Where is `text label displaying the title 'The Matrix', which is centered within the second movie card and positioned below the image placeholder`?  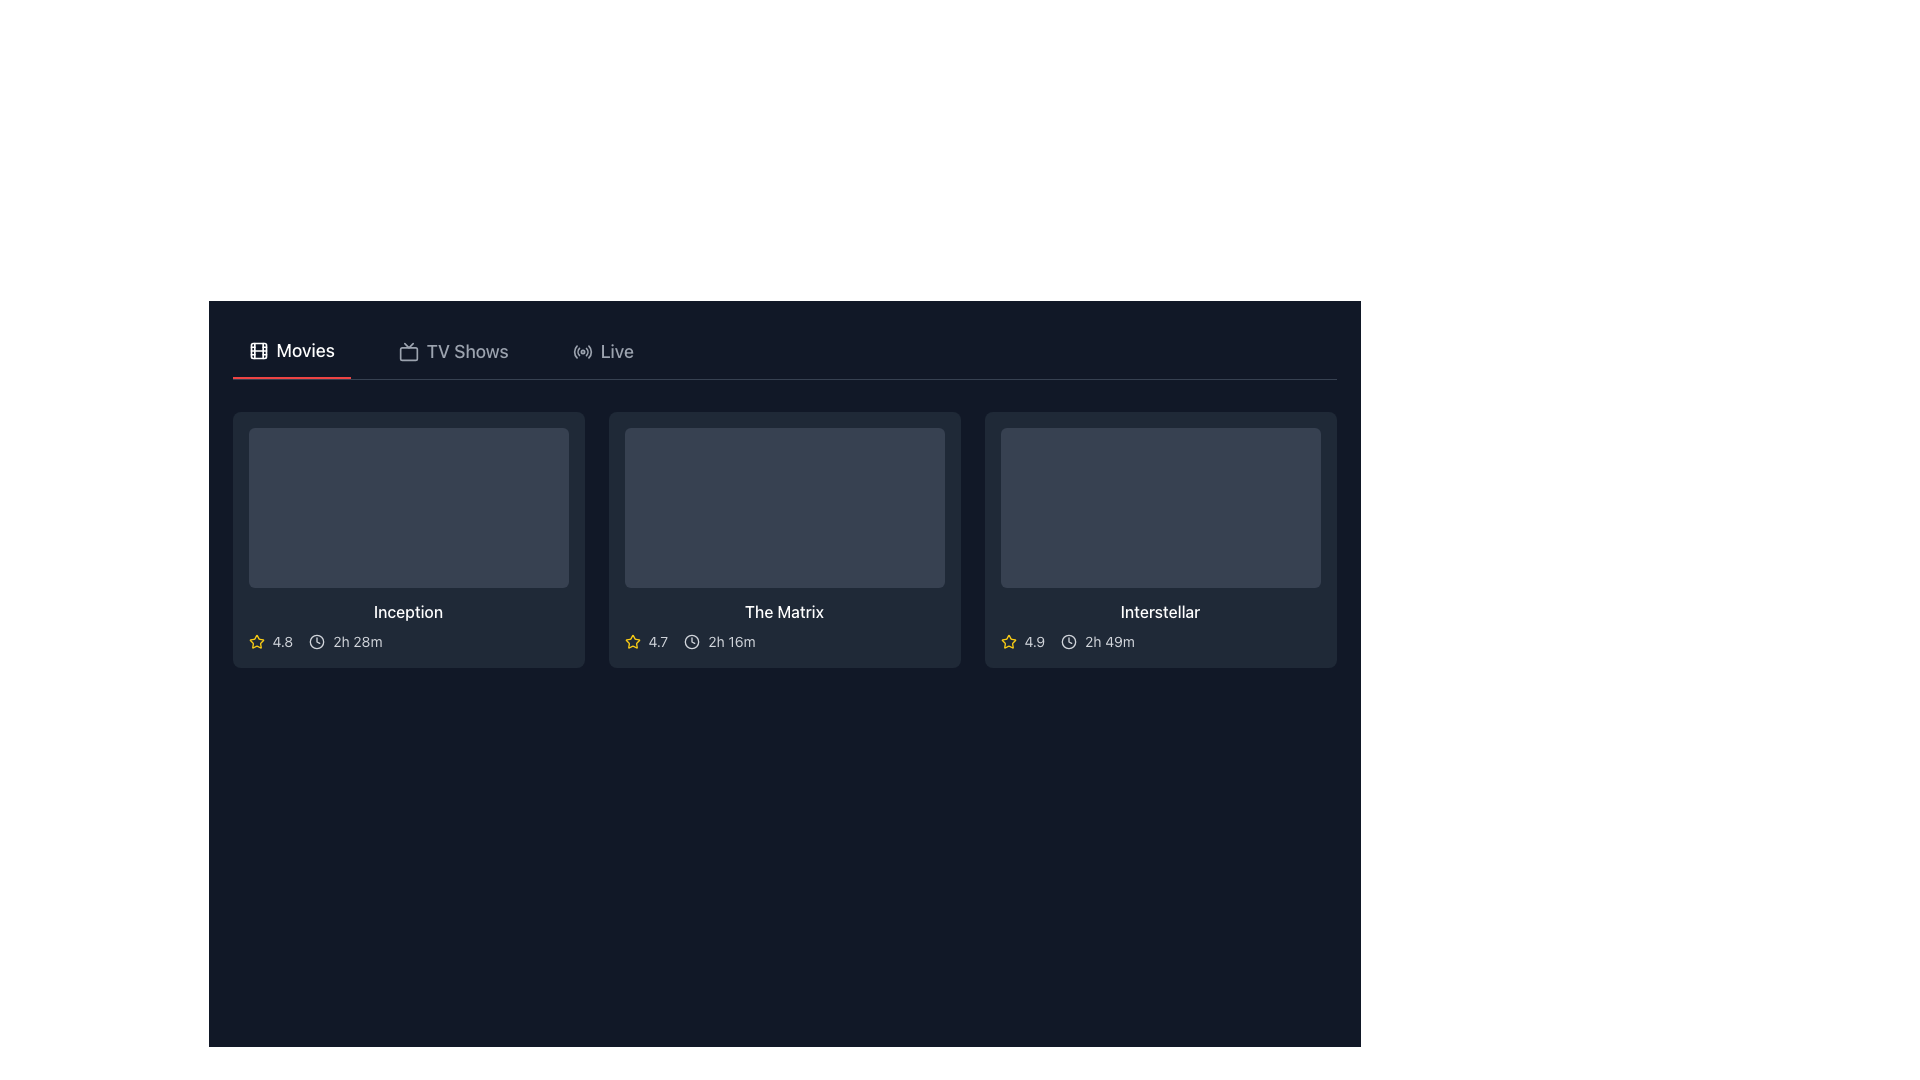 text label displaying the title 'The Matrix', which is centered within the second movie card and positioned below the image placeholder is located at coordinates (783, 611).